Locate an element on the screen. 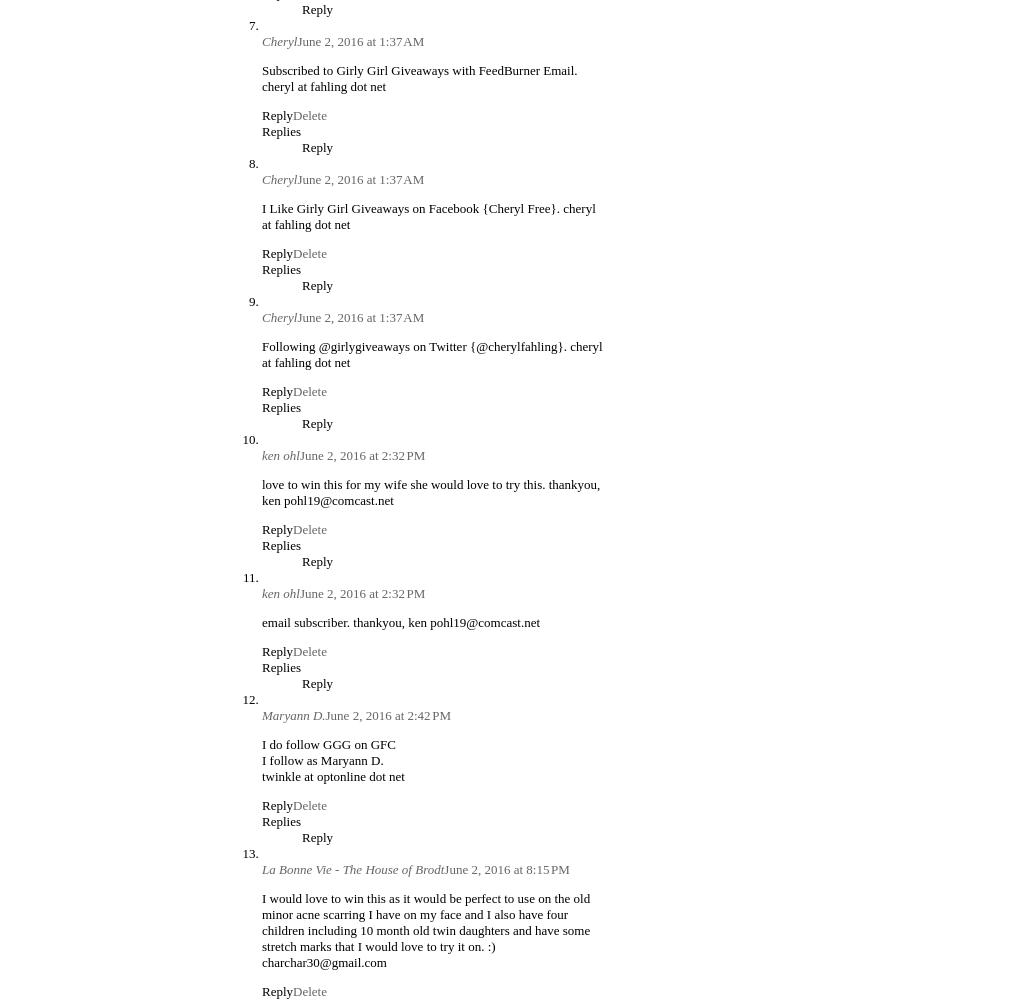 The height and width of the screenshot is (1003, 1024). 'twinkle at optonline dot net' is located at coordinates (332, 774).